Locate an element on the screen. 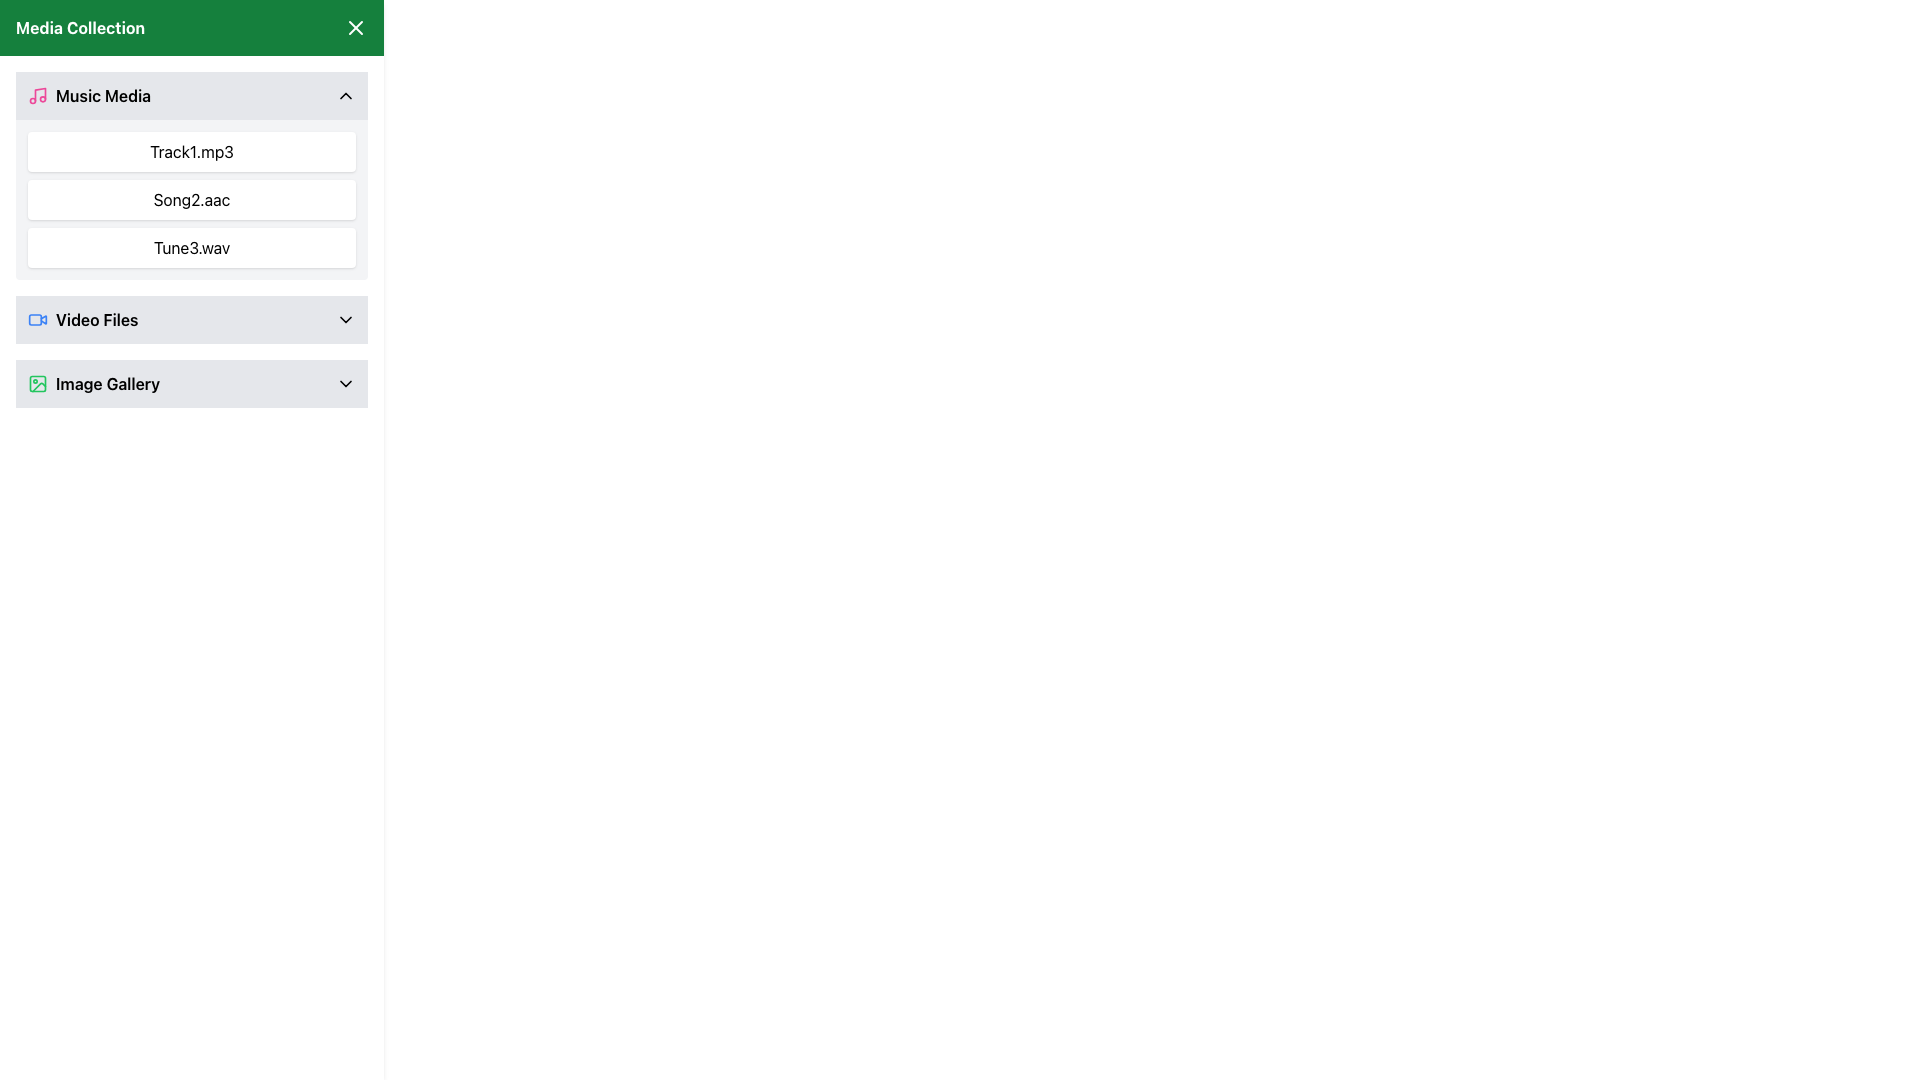 This screenshot has width=1920, height=1080. the selectable music file list item named 'Tune3.wav' is located at coordinates (192, 246).